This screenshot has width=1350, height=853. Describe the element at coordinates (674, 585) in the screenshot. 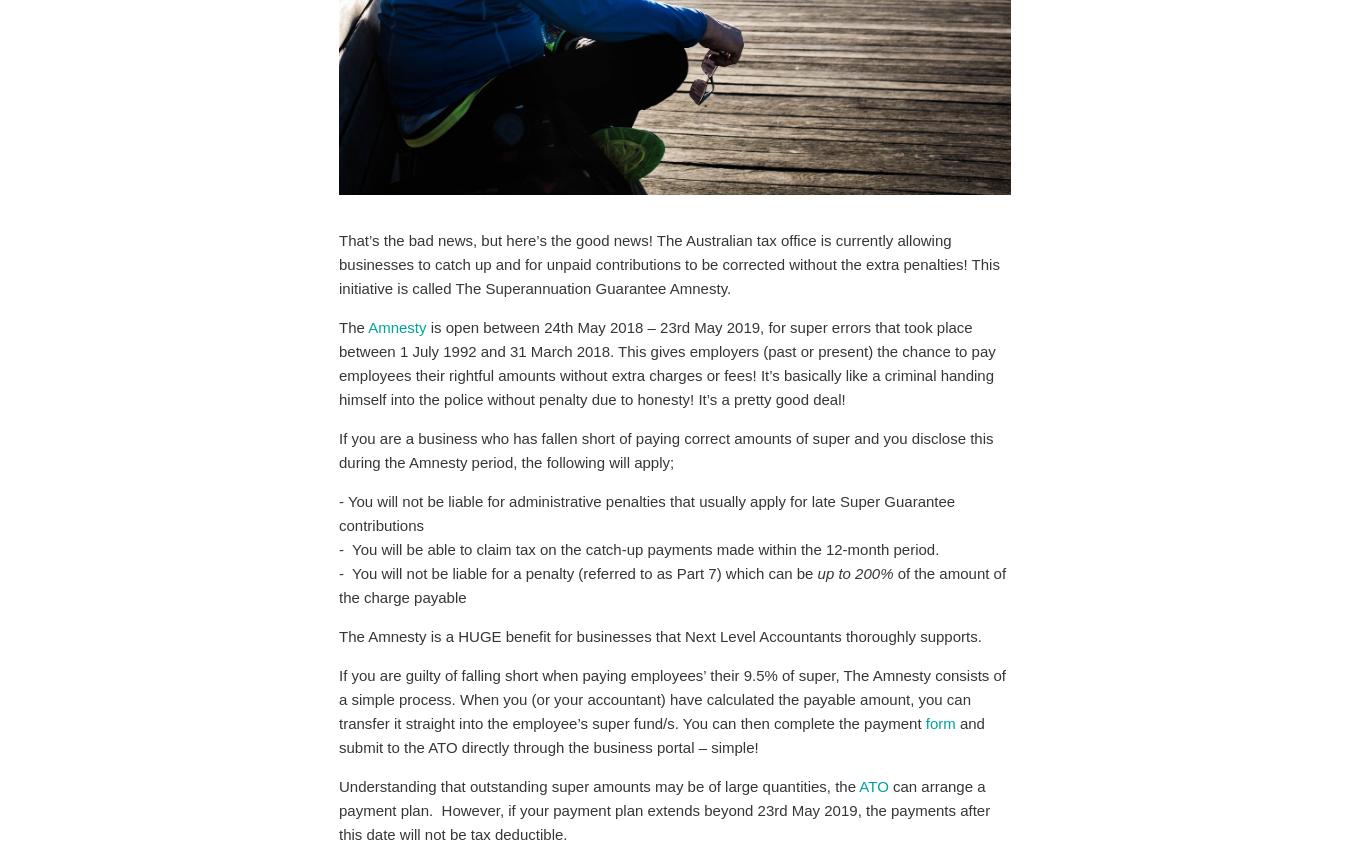

I see `'of the amount of the charge payable'` at that location.